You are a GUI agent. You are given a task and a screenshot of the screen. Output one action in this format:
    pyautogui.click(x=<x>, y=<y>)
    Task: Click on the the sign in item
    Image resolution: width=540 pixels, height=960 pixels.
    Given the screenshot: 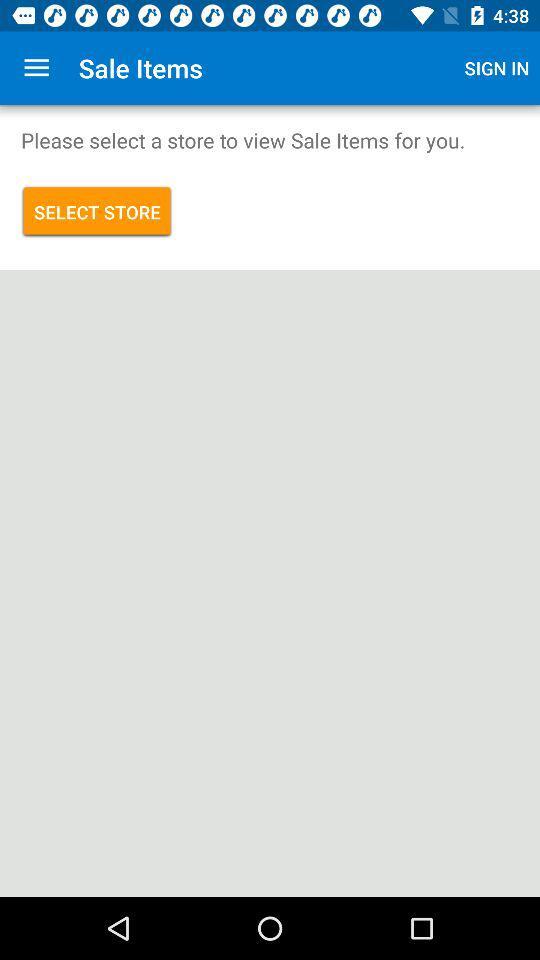 What is the action you would take?
    pyautogui.click(x=496, y=68)
    